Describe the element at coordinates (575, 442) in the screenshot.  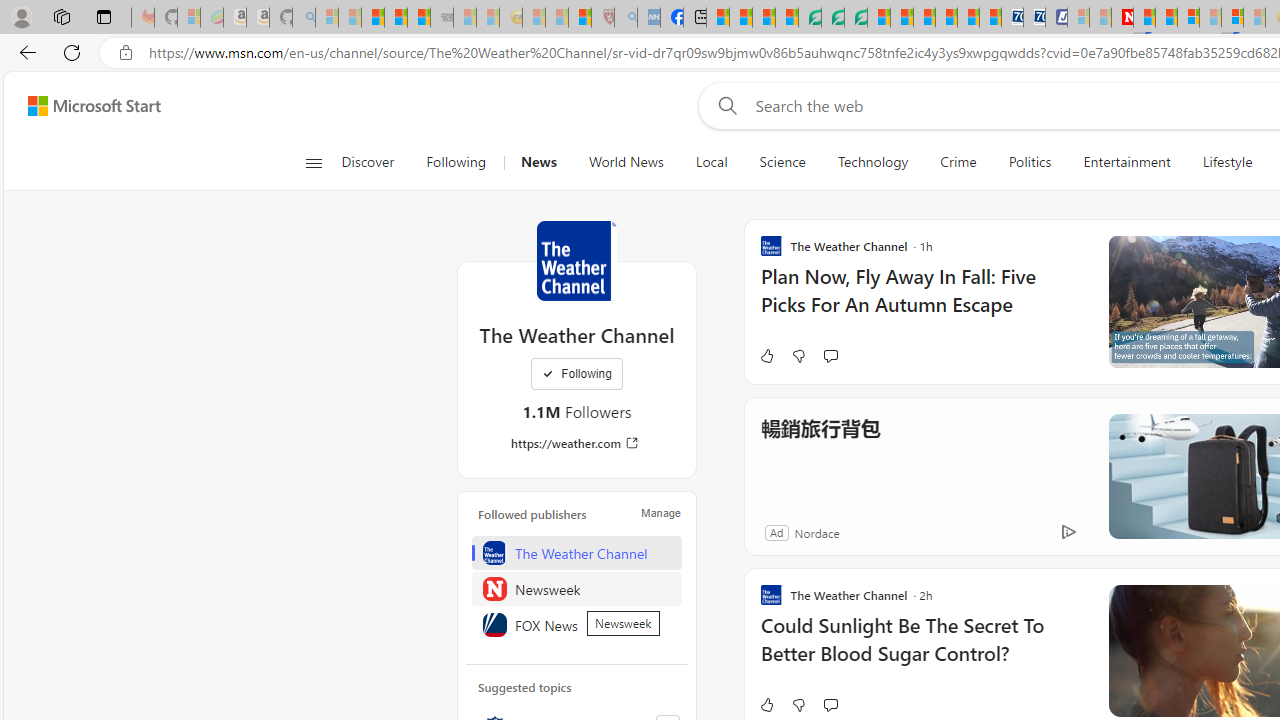
I see `'https://weather.com'` at that location.